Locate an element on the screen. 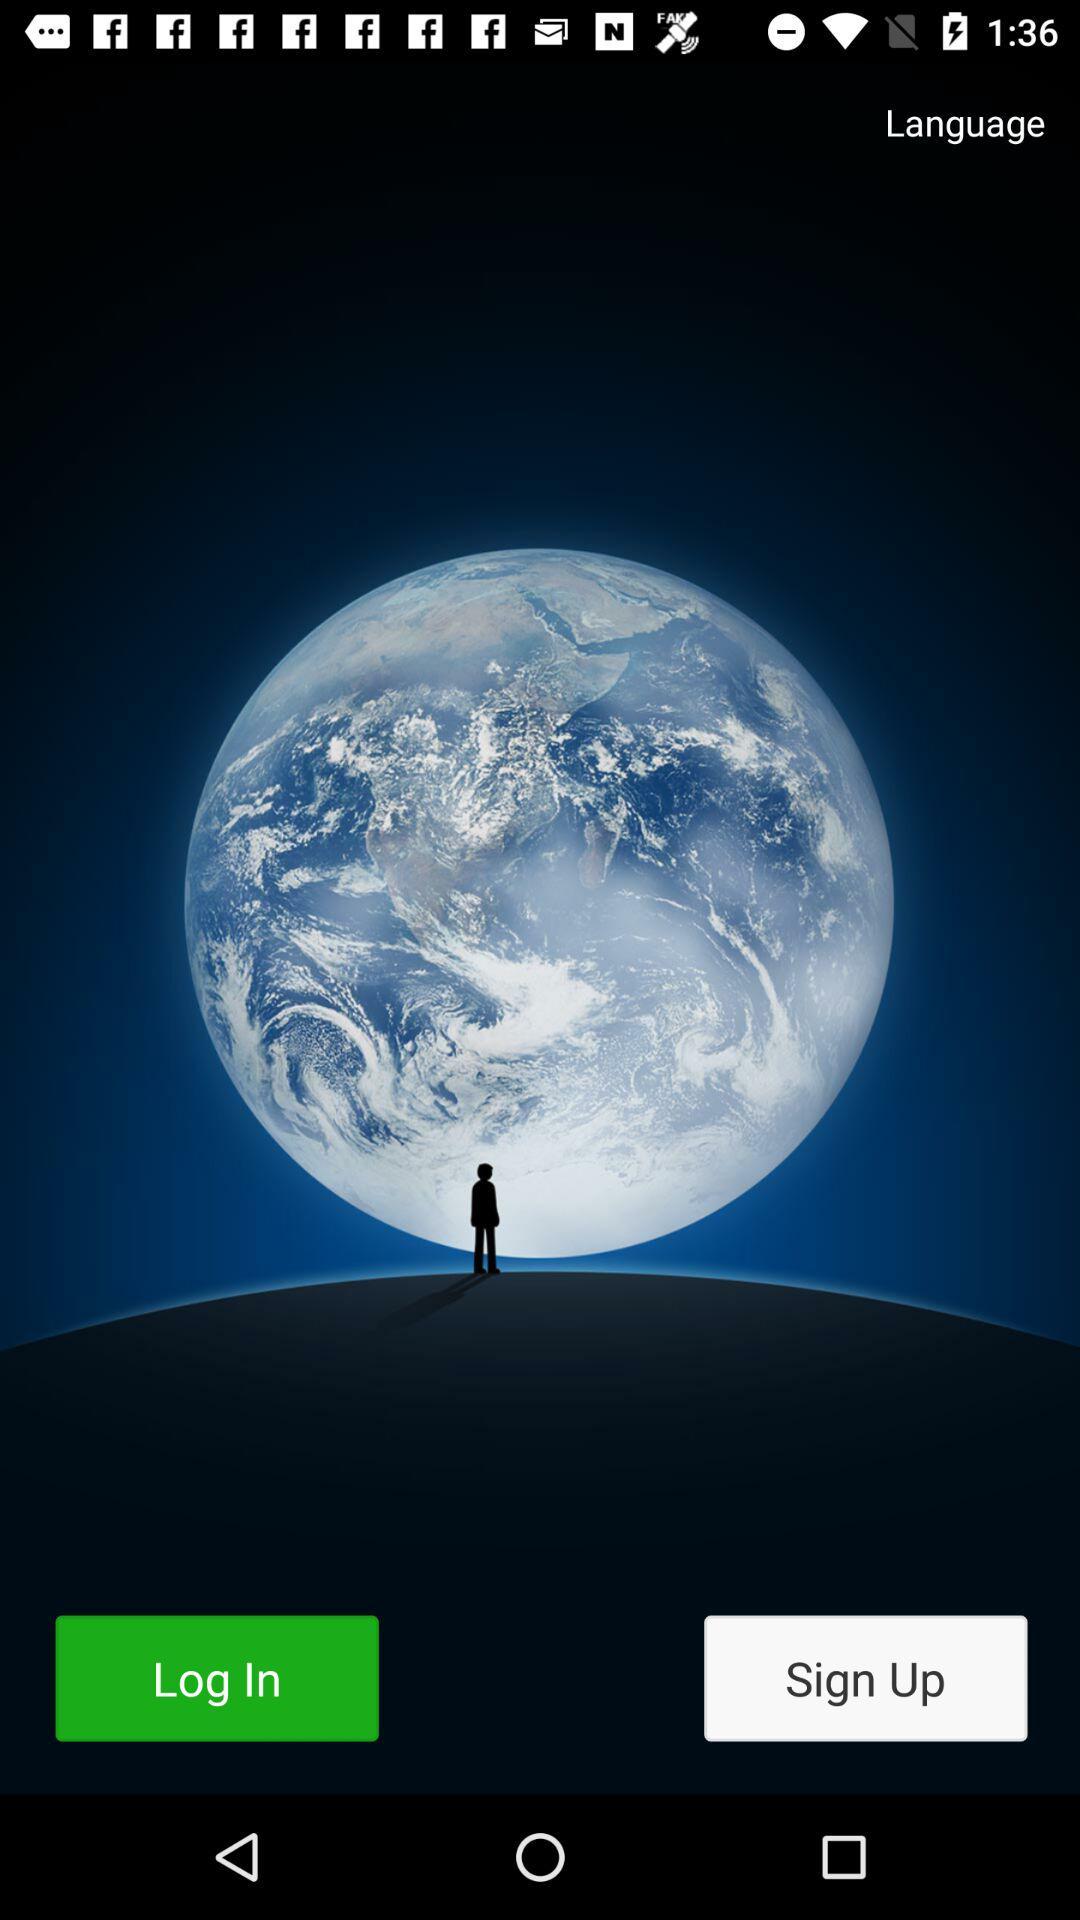  log in at the bottom left corner is located at coordinates (217, 1678).